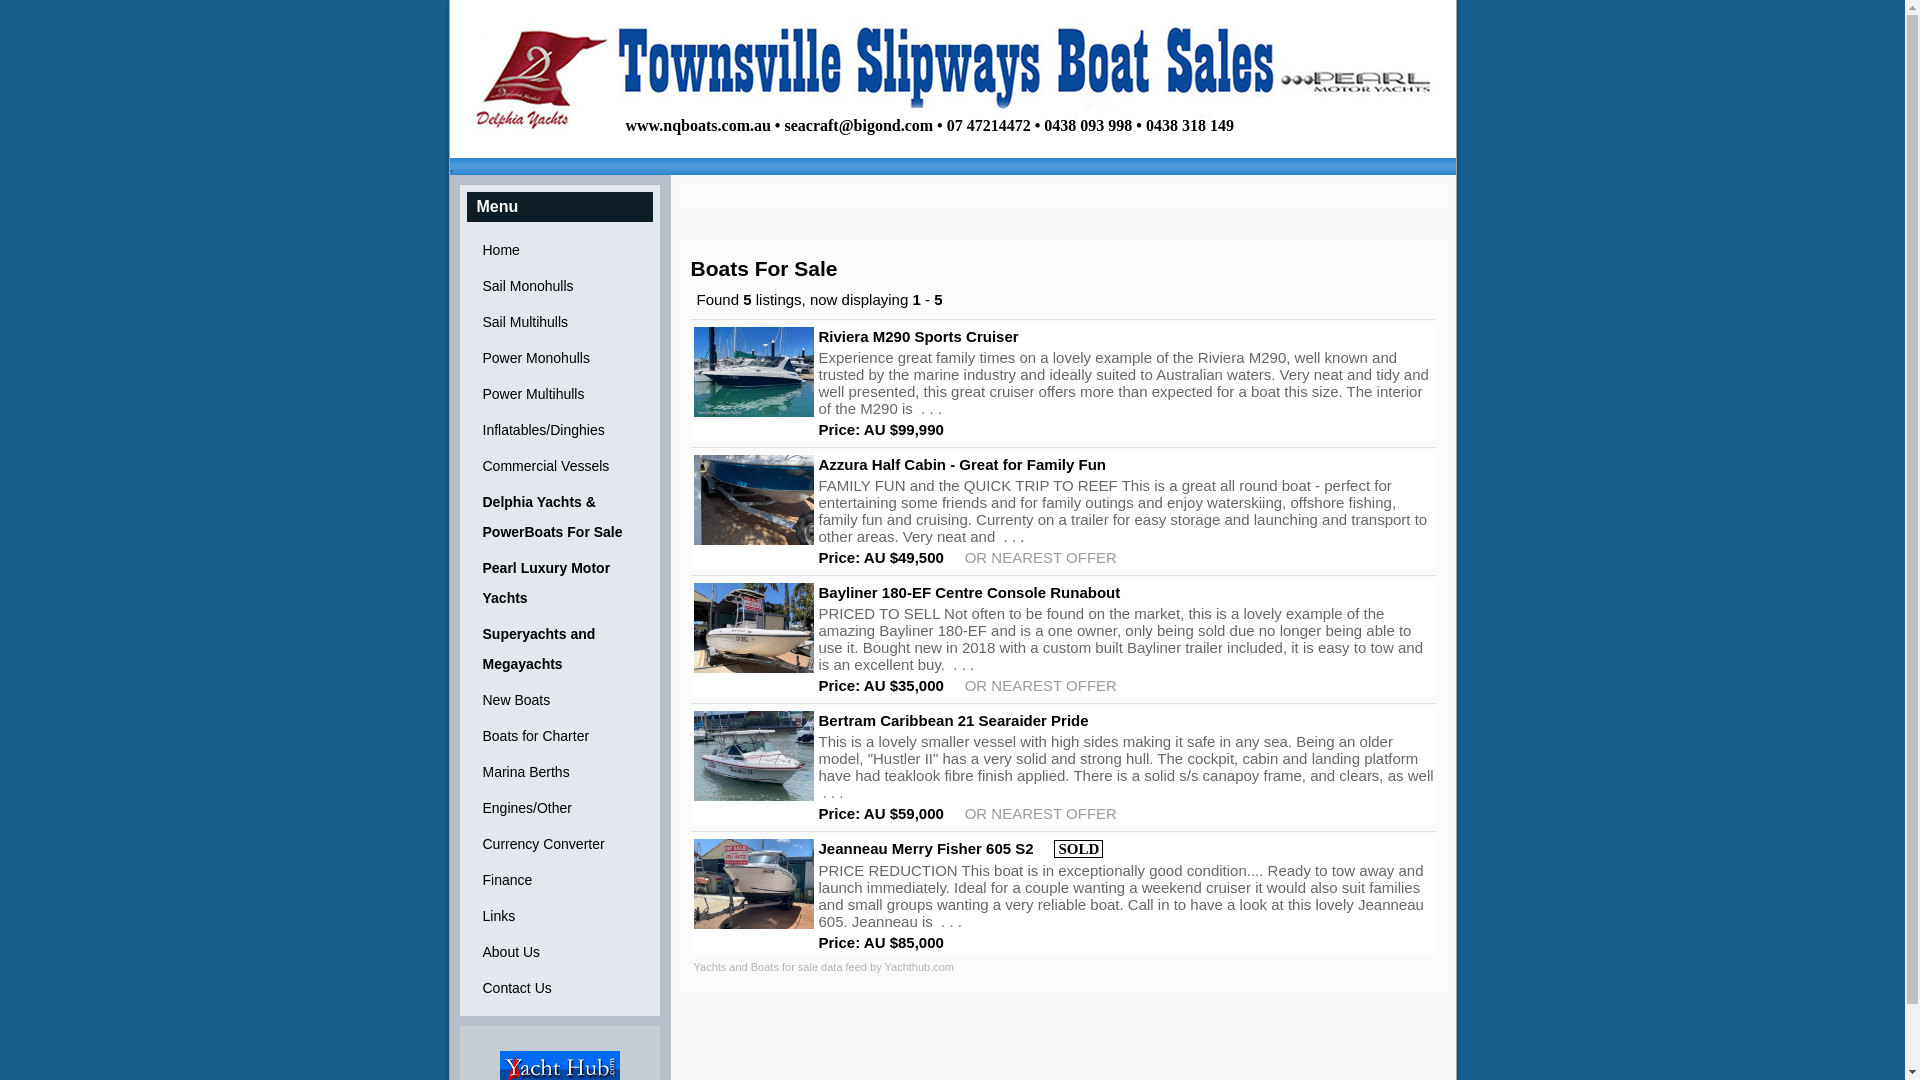 The width and height of the screenshot is (1920, 1080). Describe the element at coordinates (470, 770) in the screenshot. I see `'Marina Berths'` at that location.